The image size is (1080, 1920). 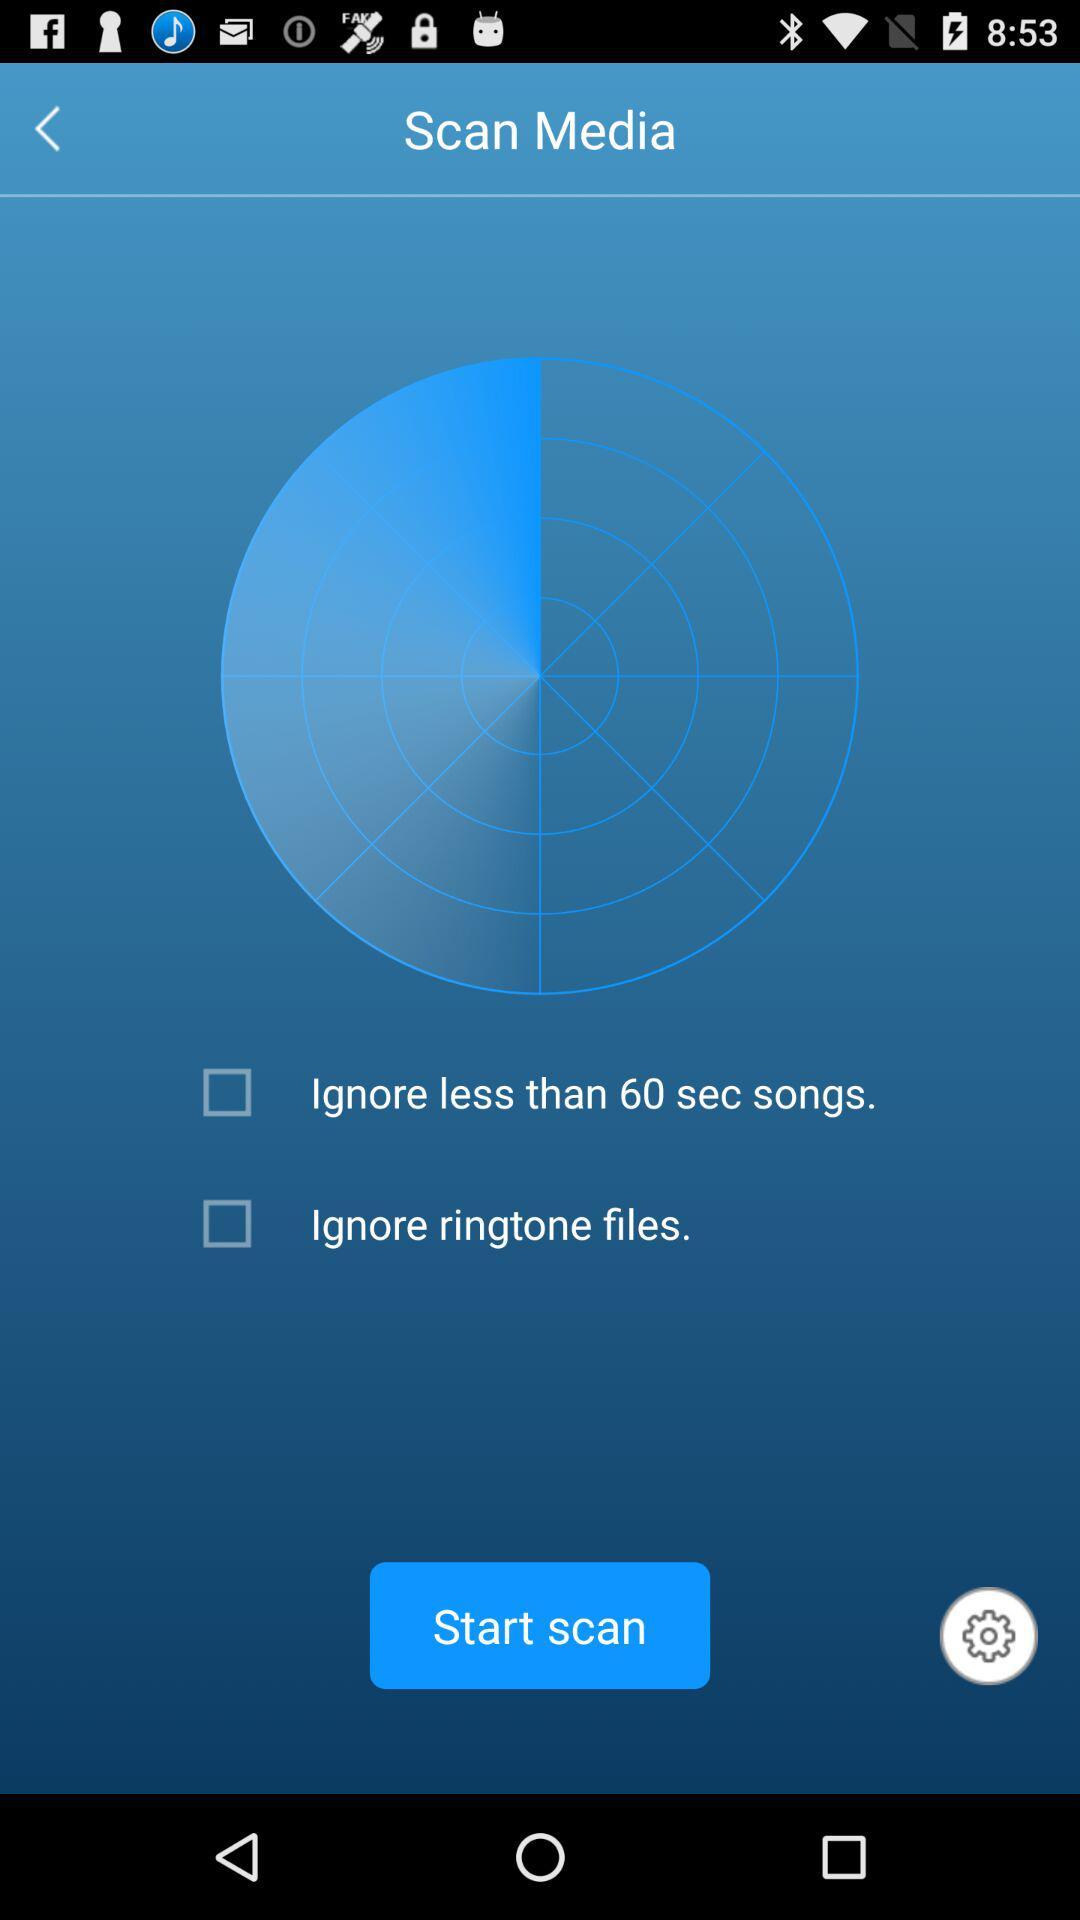 I want to click on the settings icon, so click(x=987, y=1750).